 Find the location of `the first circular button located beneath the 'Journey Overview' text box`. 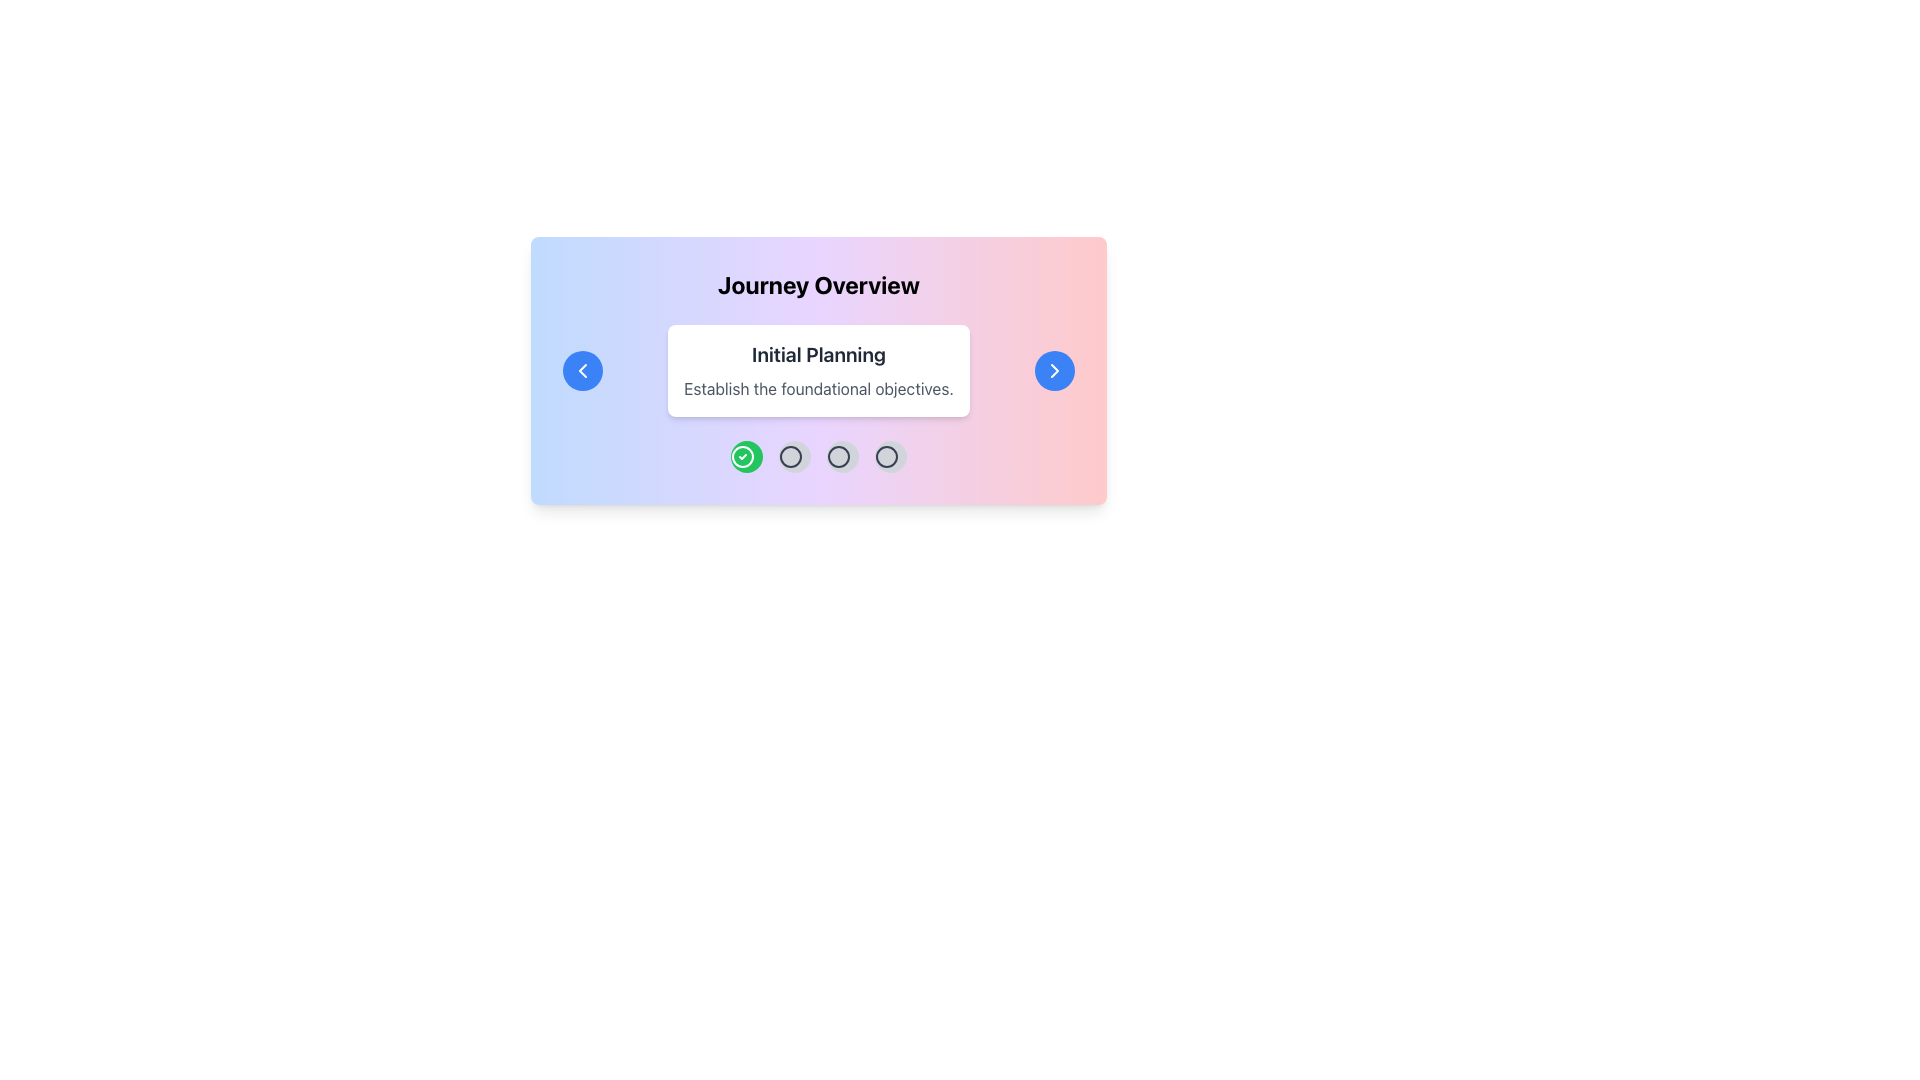

the first circular button located beneath the 'Journey Overview' text box is located at coordinates (742, 456).